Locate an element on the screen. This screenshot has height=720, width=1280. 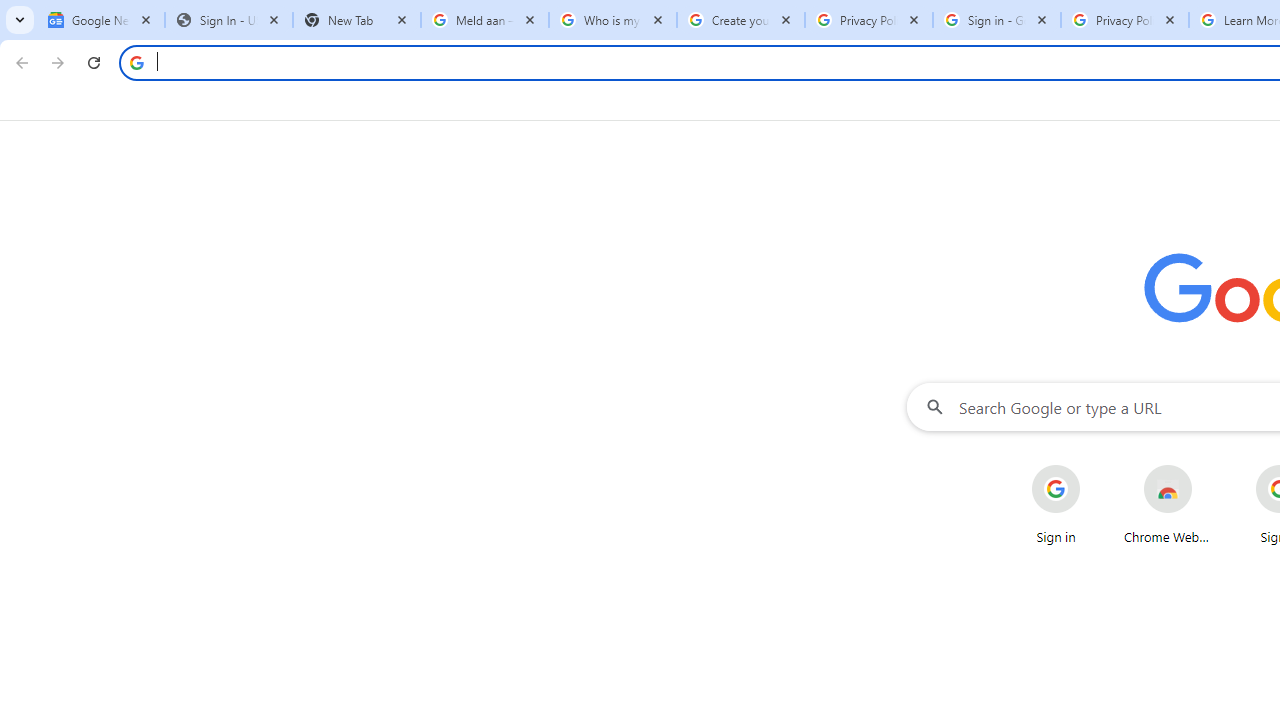
'More actions for Chrome Web Store shortcut' is located at coordinates (1207, 466).